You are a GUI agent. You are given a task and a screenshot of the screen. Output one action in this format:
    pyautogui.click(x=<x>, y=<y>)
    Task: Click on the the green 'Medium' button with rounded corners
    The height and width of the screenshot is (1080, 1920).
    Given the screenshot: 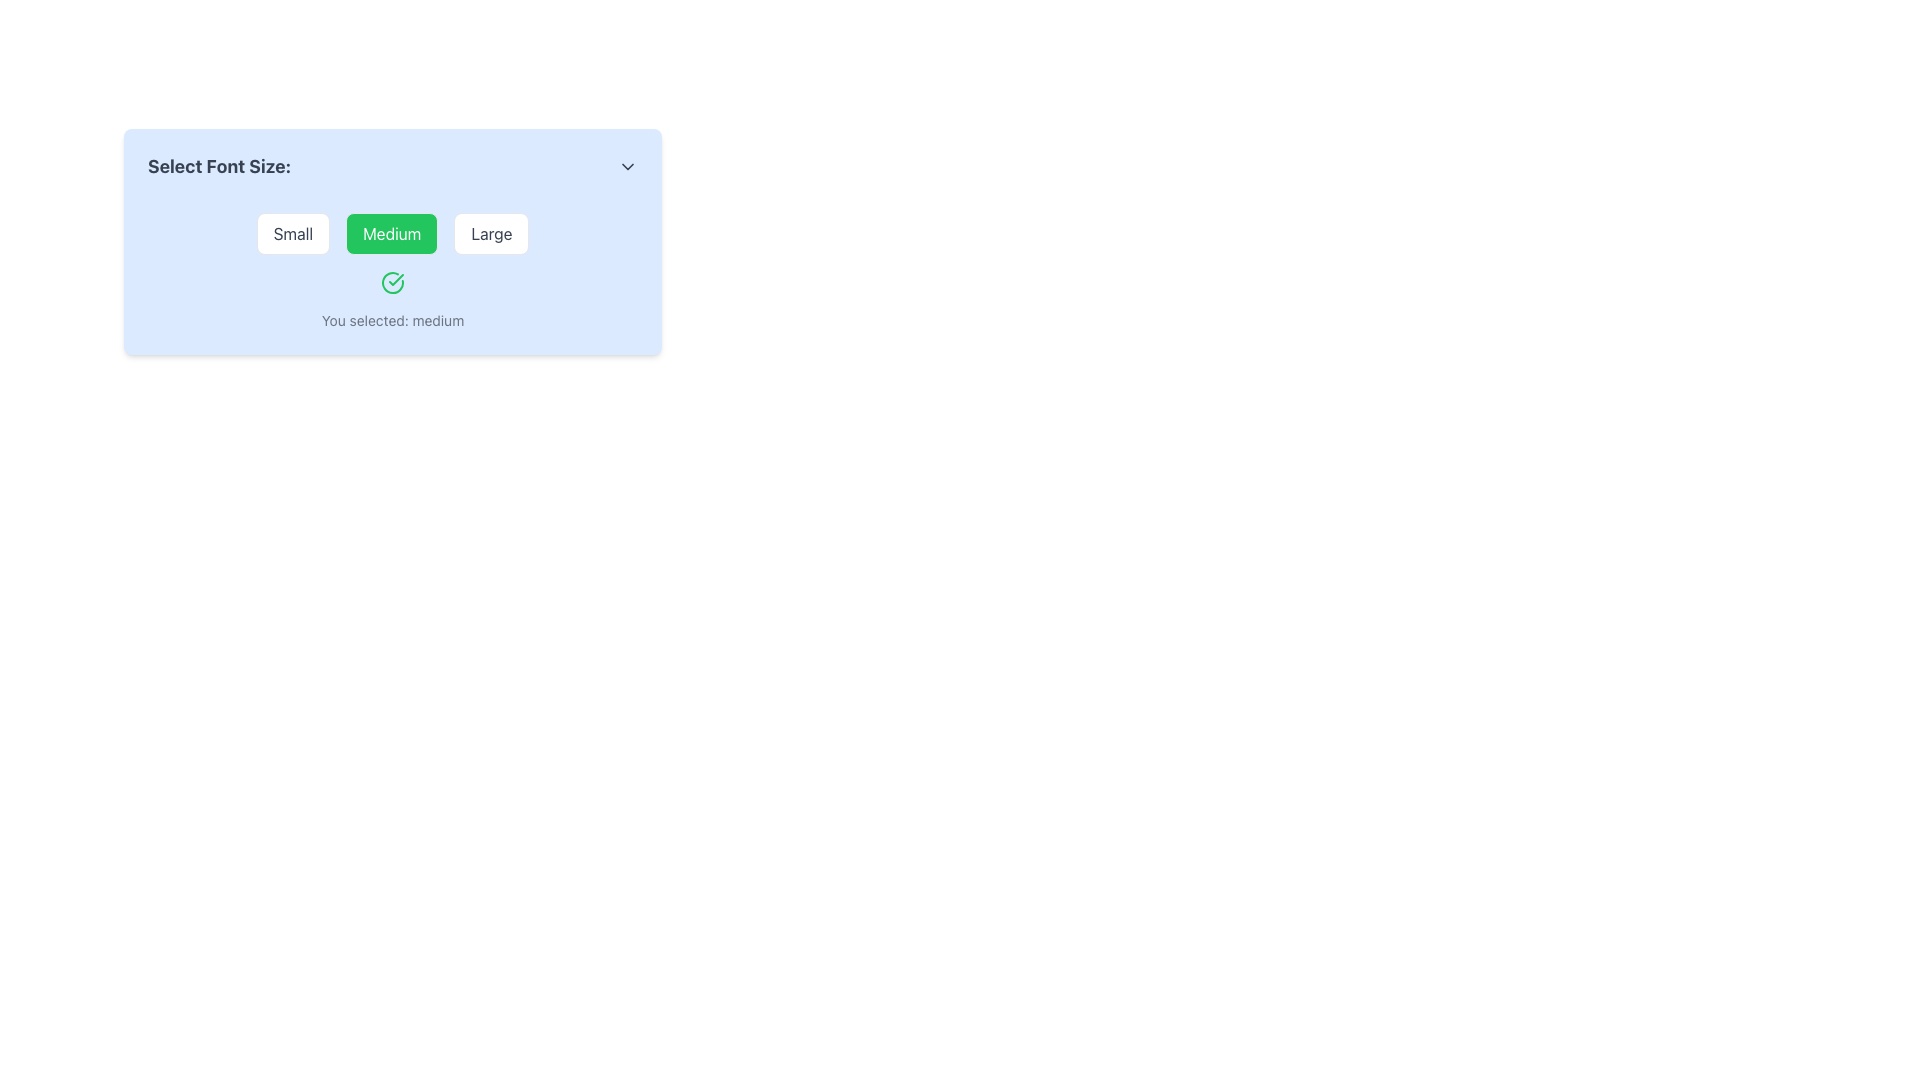 What is the action you would take?
    pyautogui.click(x=392, y=233)
    